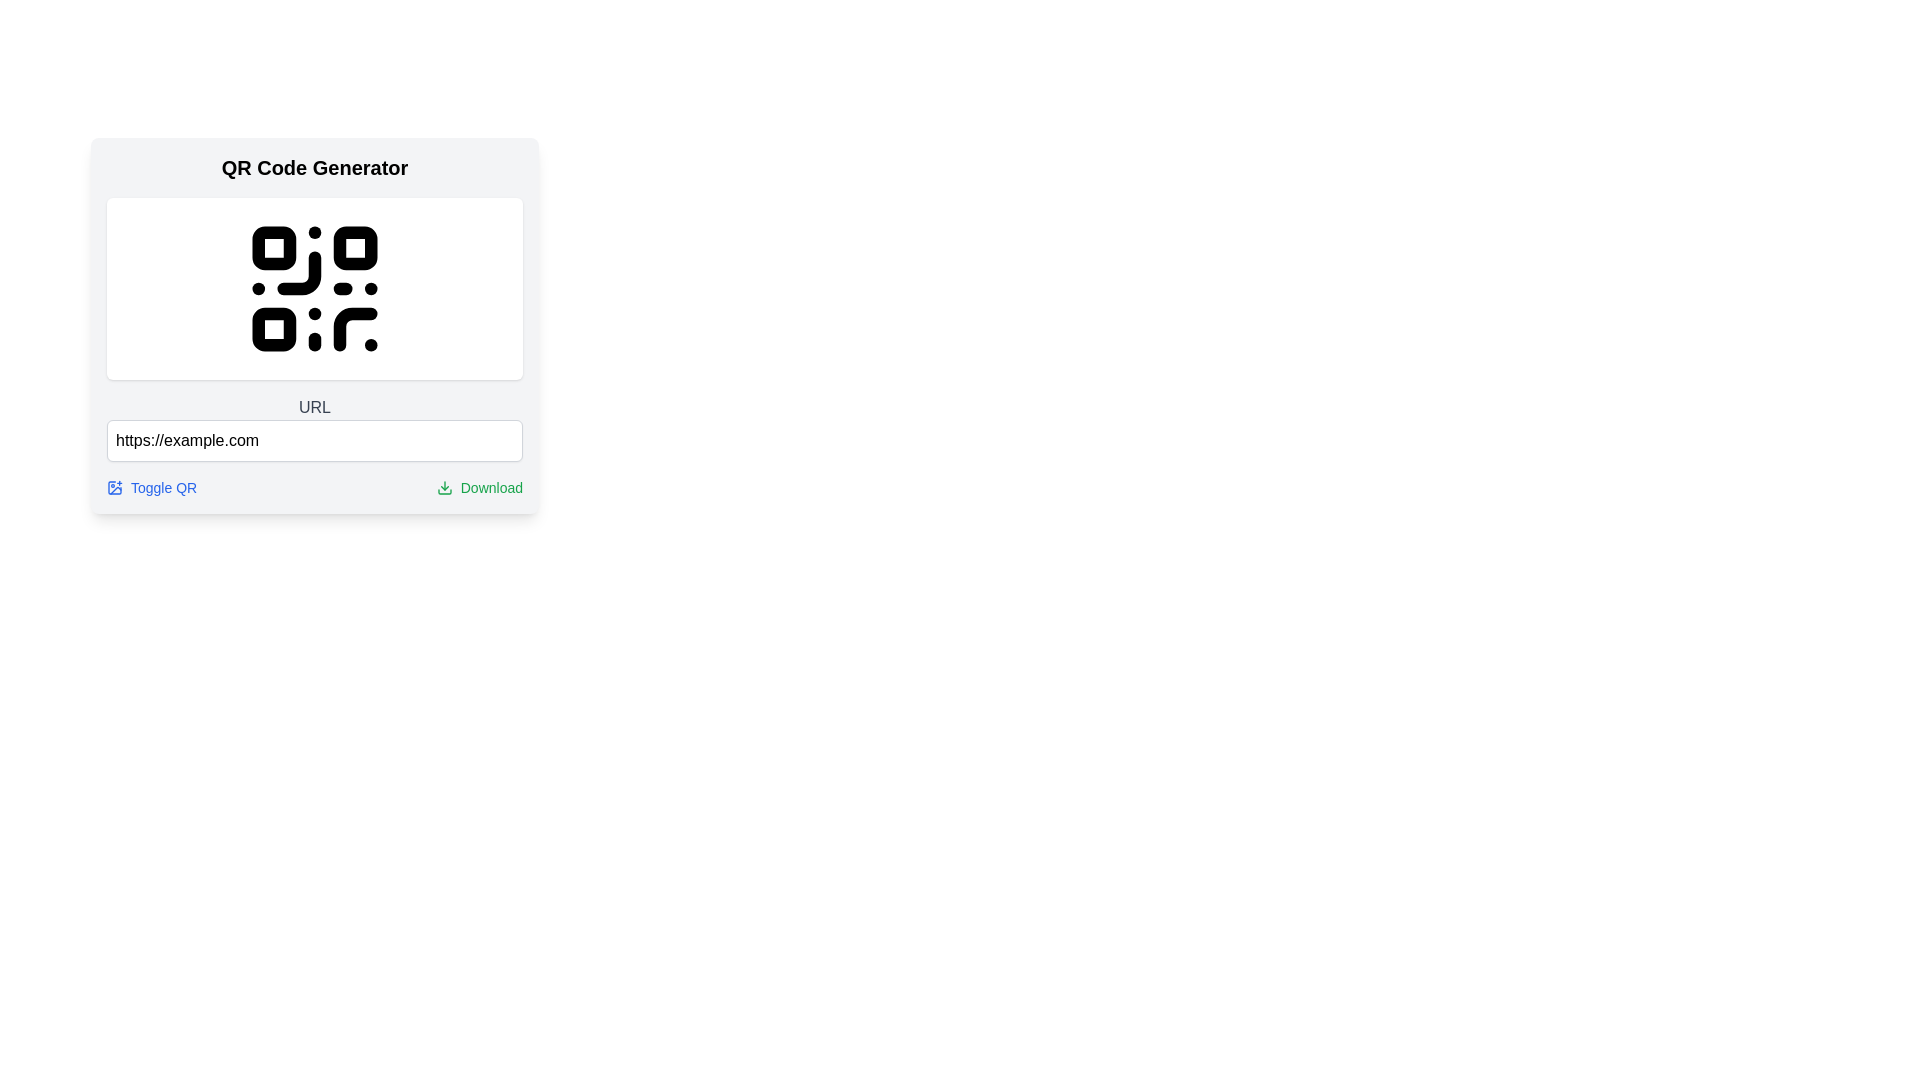 The height and width of the screenshot is (1080, 1920). Describe the element at coordinates (314, 289) in the screenshot. I see `the SVG graphical element forming a QR code located at the center of the card labeled 'QR Code Generator'` at that location.